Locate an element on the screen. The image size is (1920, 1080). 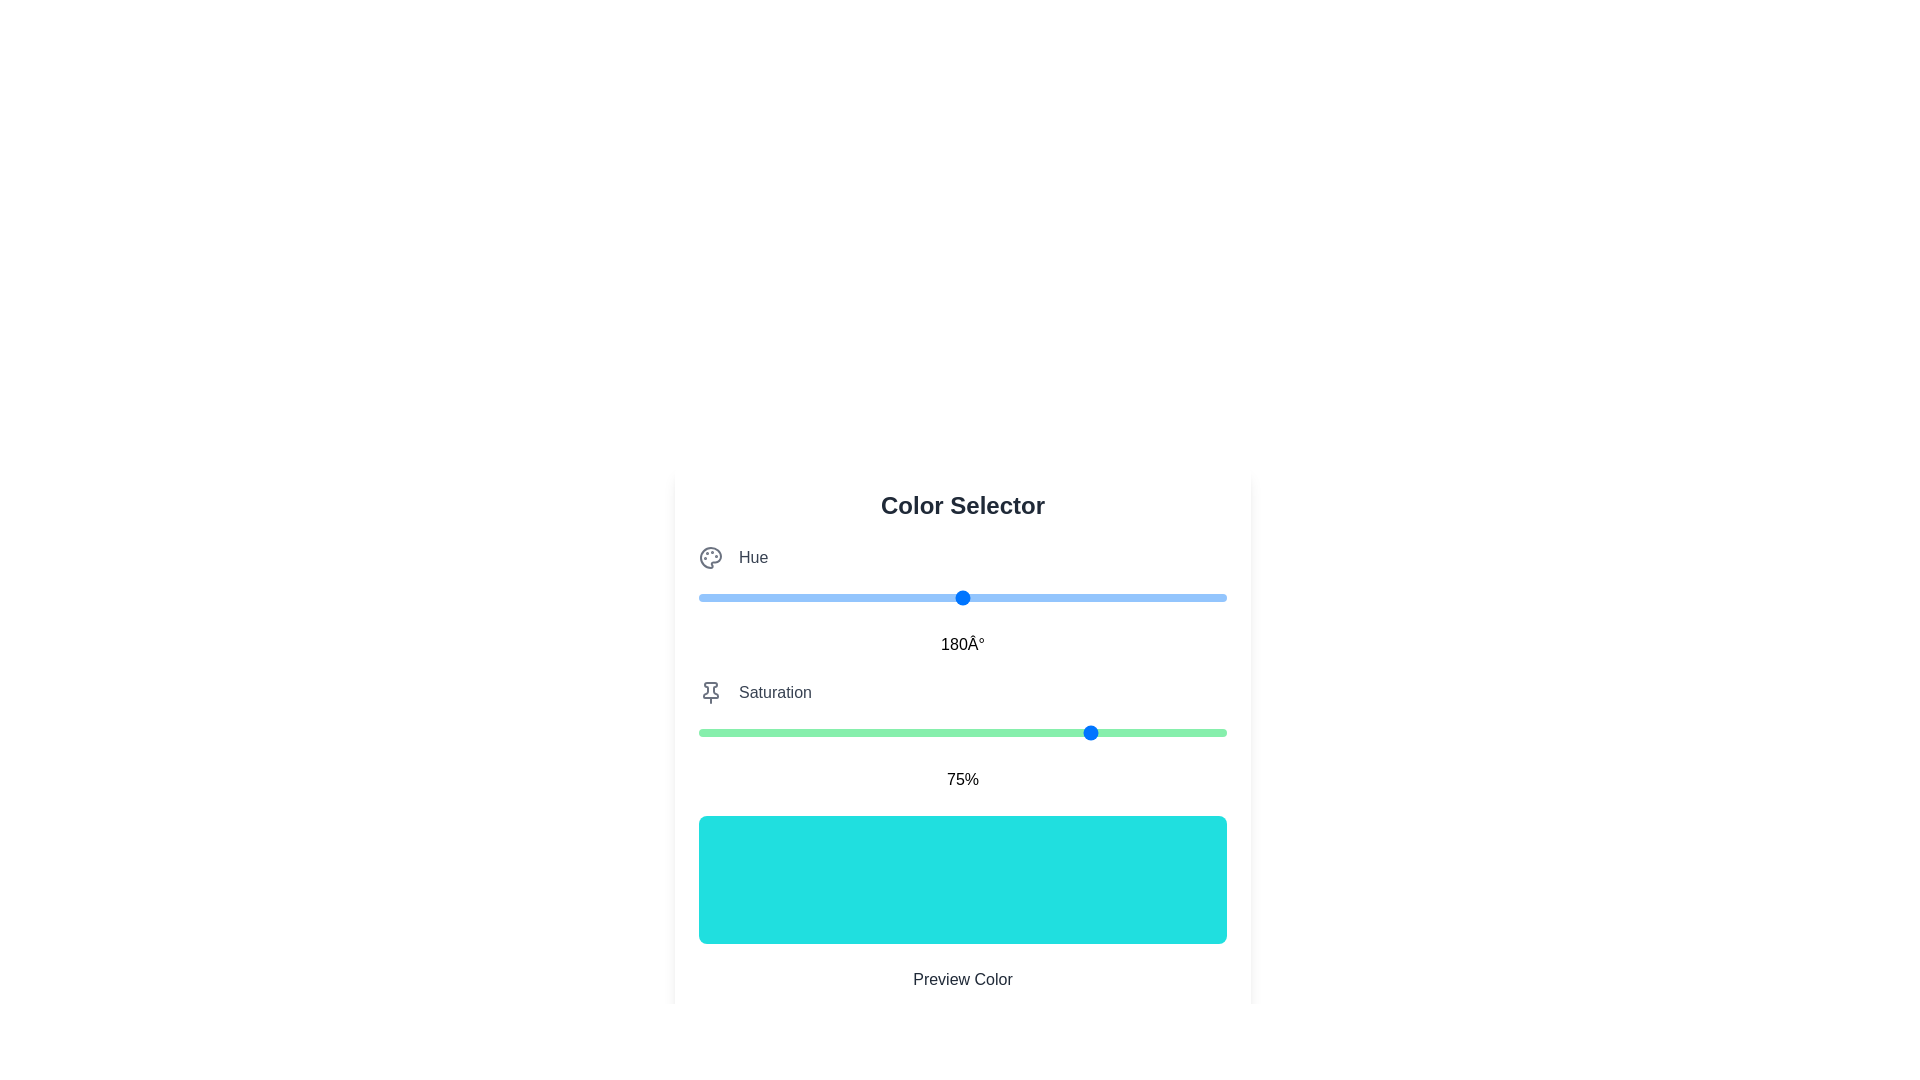
the hue is located at coordinates (1066, 596).